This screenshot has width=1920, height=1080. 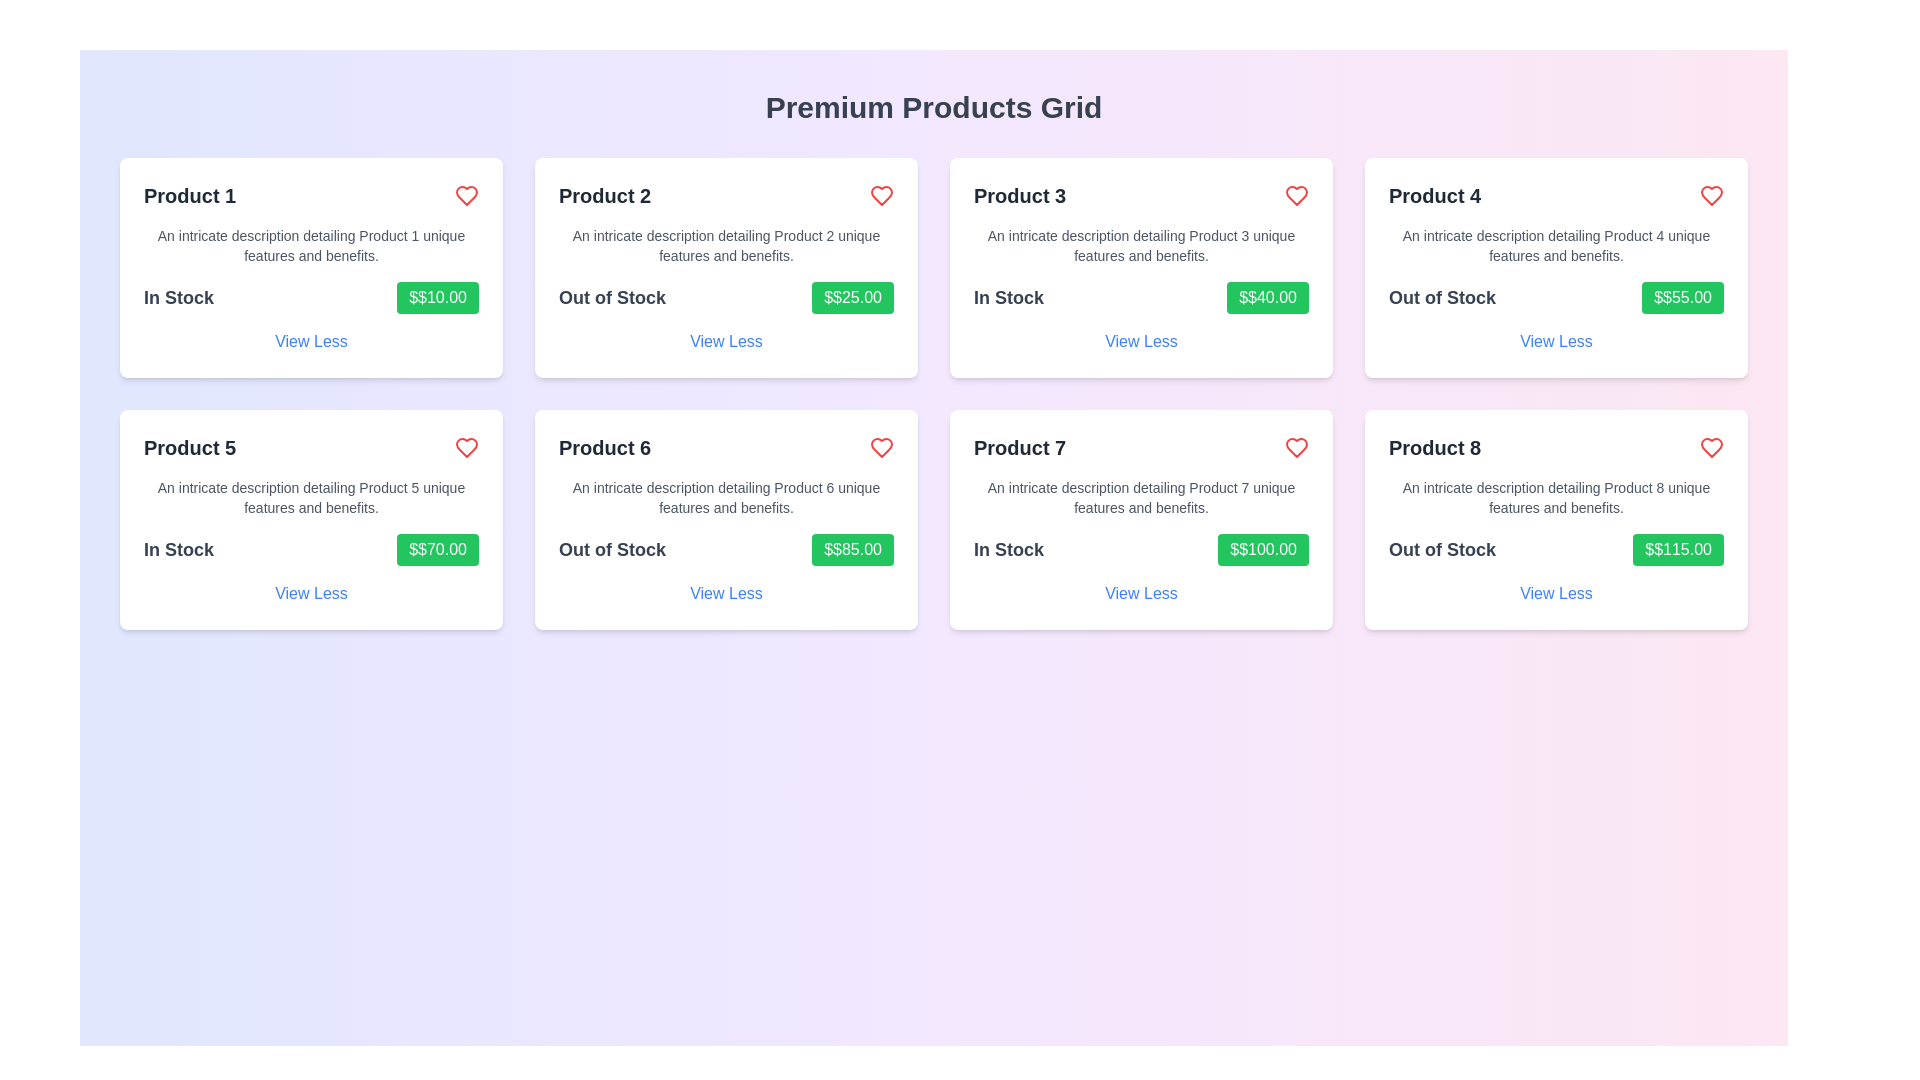 I want to click on the availability status text label located in the upper-right quadrant of the interface, specifically within the fourth product card labeled 'Product 4', positioned above the price label ($55.00) and below the brief description, so click(x=1442, y=297).